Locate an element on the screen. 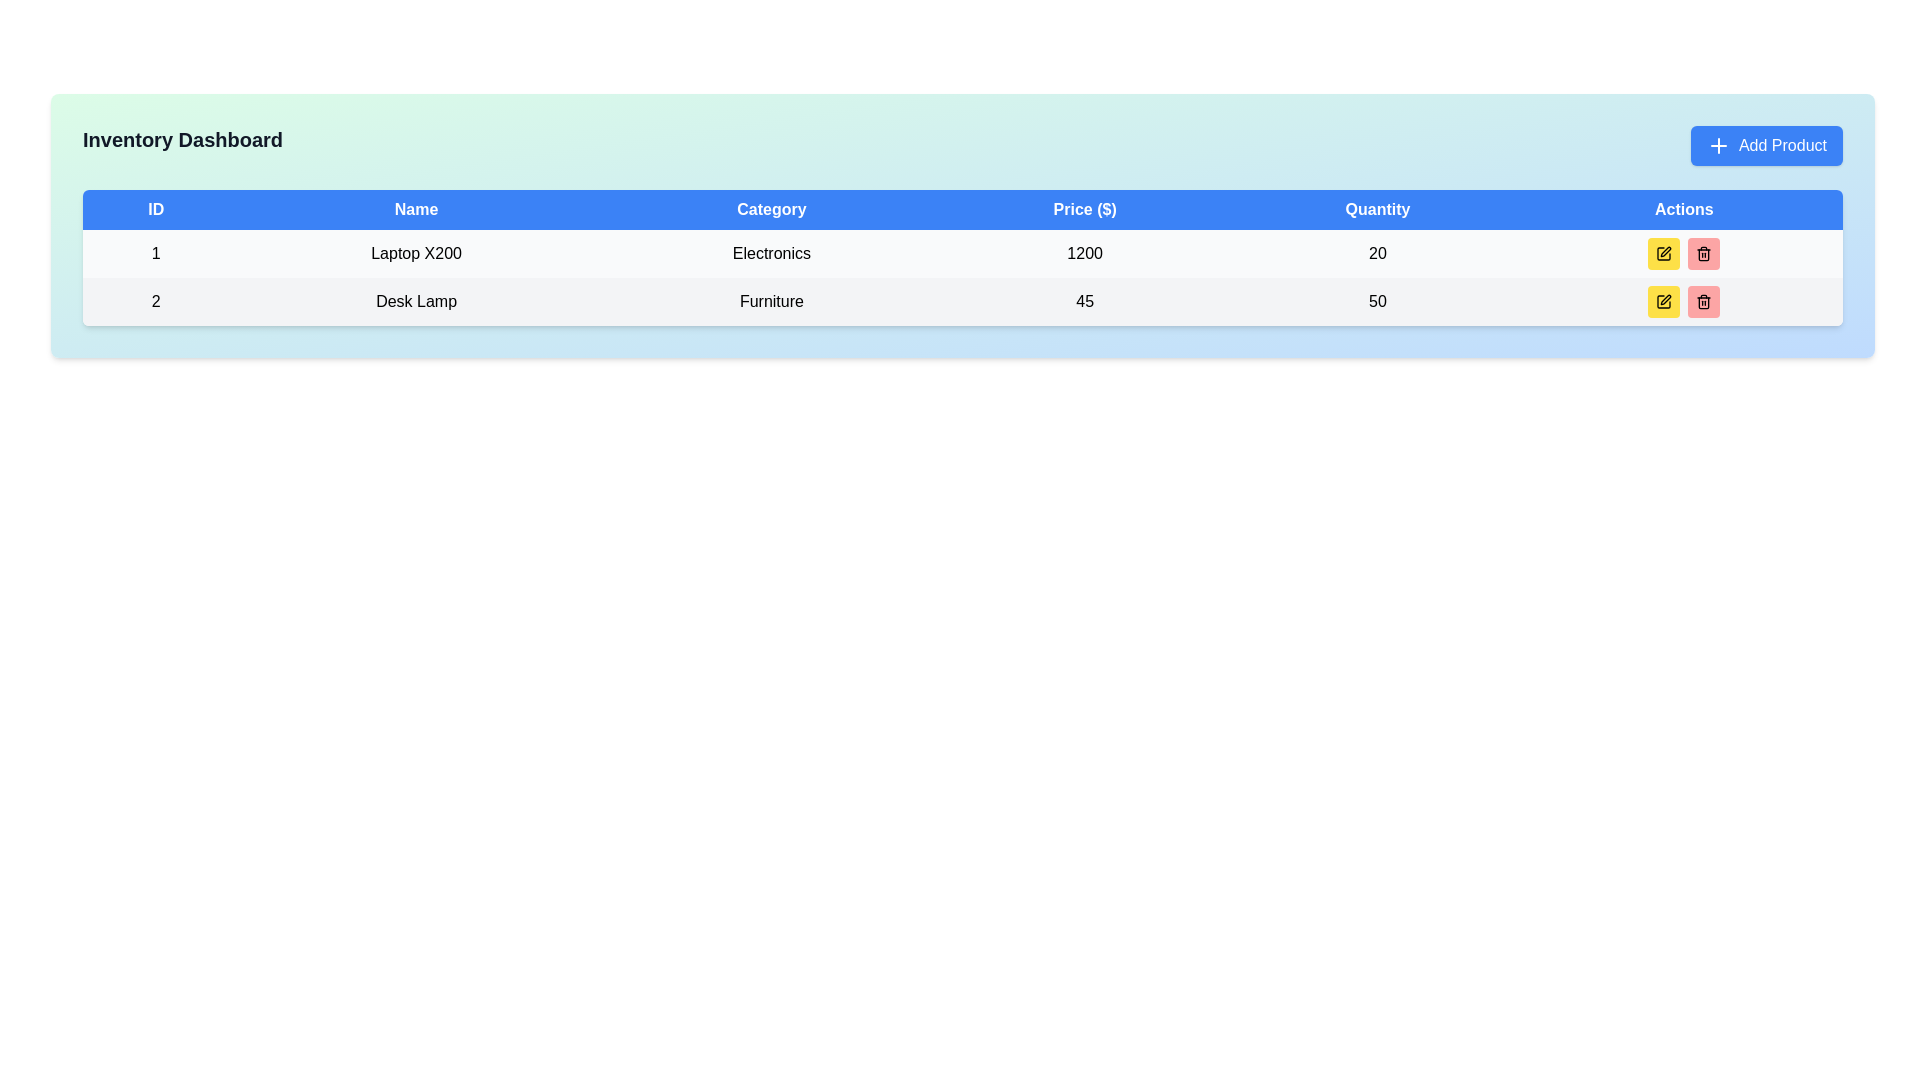 The width and height of the screenshot is (1920, 1080). text content of the ID number for the 'Desk Lamp' entry located in the leading cell of the second row under the 'ID' column header in the table is located at coordinates (155, 301).